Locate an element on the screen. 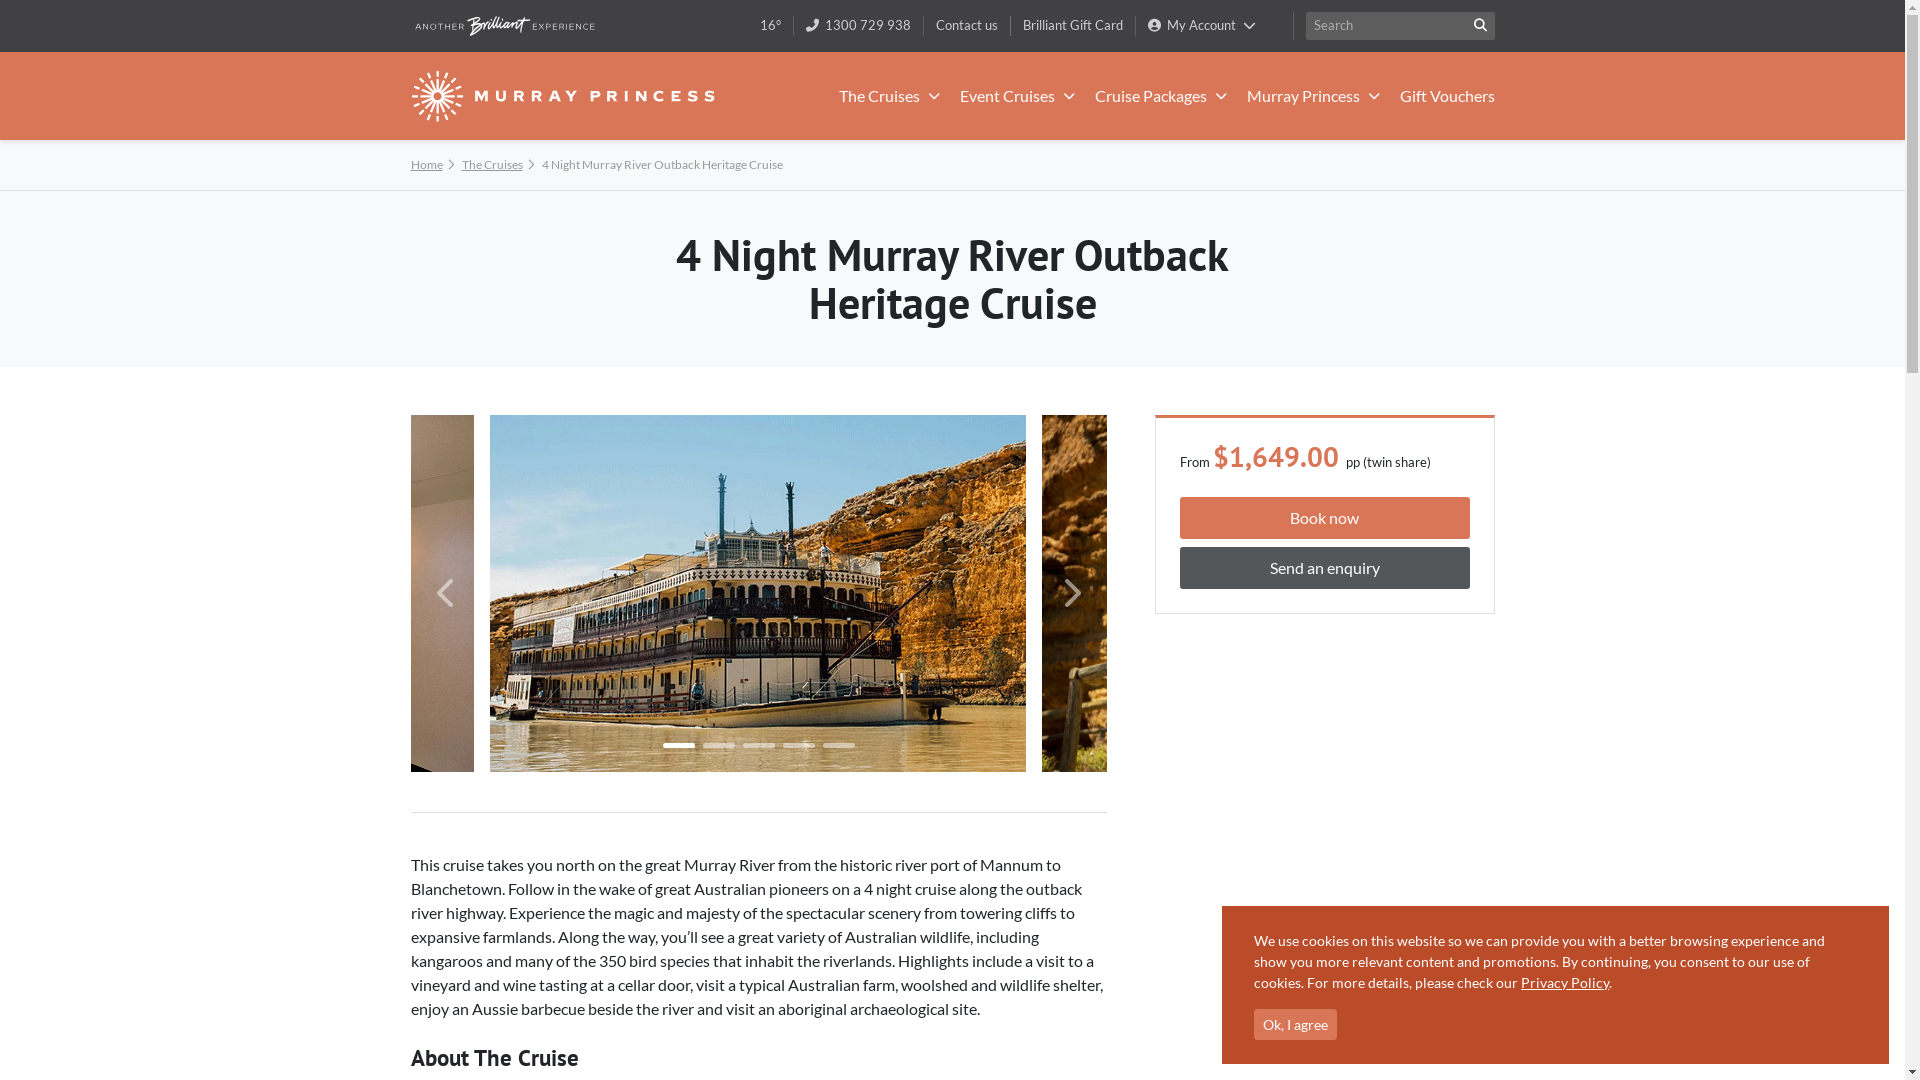 The height and width of the screenshot is (1080, 1920). 'Cruise Packages' is located at coordinates (1160, 96).